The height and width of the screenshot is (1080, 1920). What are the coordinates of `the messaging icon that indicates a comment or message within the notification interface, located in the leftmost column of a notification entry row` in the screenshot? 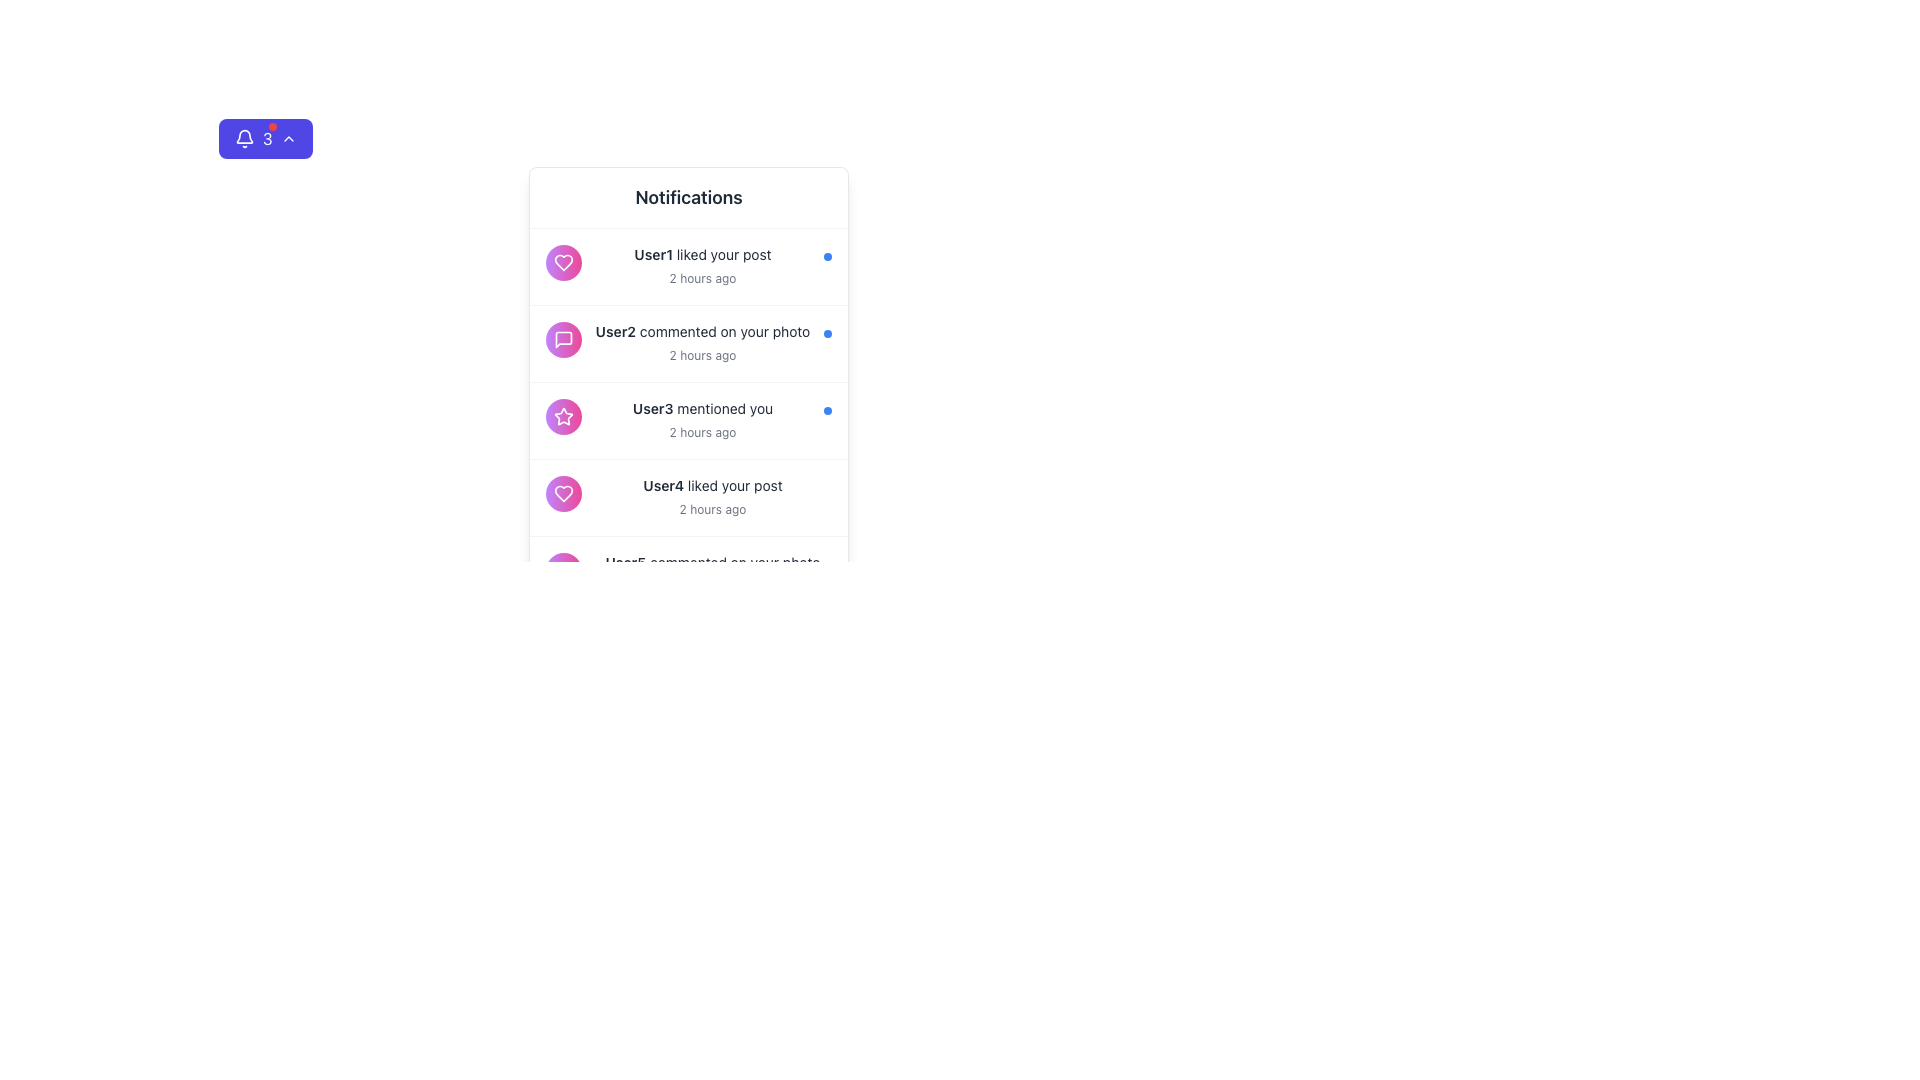 It's located at (563, 570).